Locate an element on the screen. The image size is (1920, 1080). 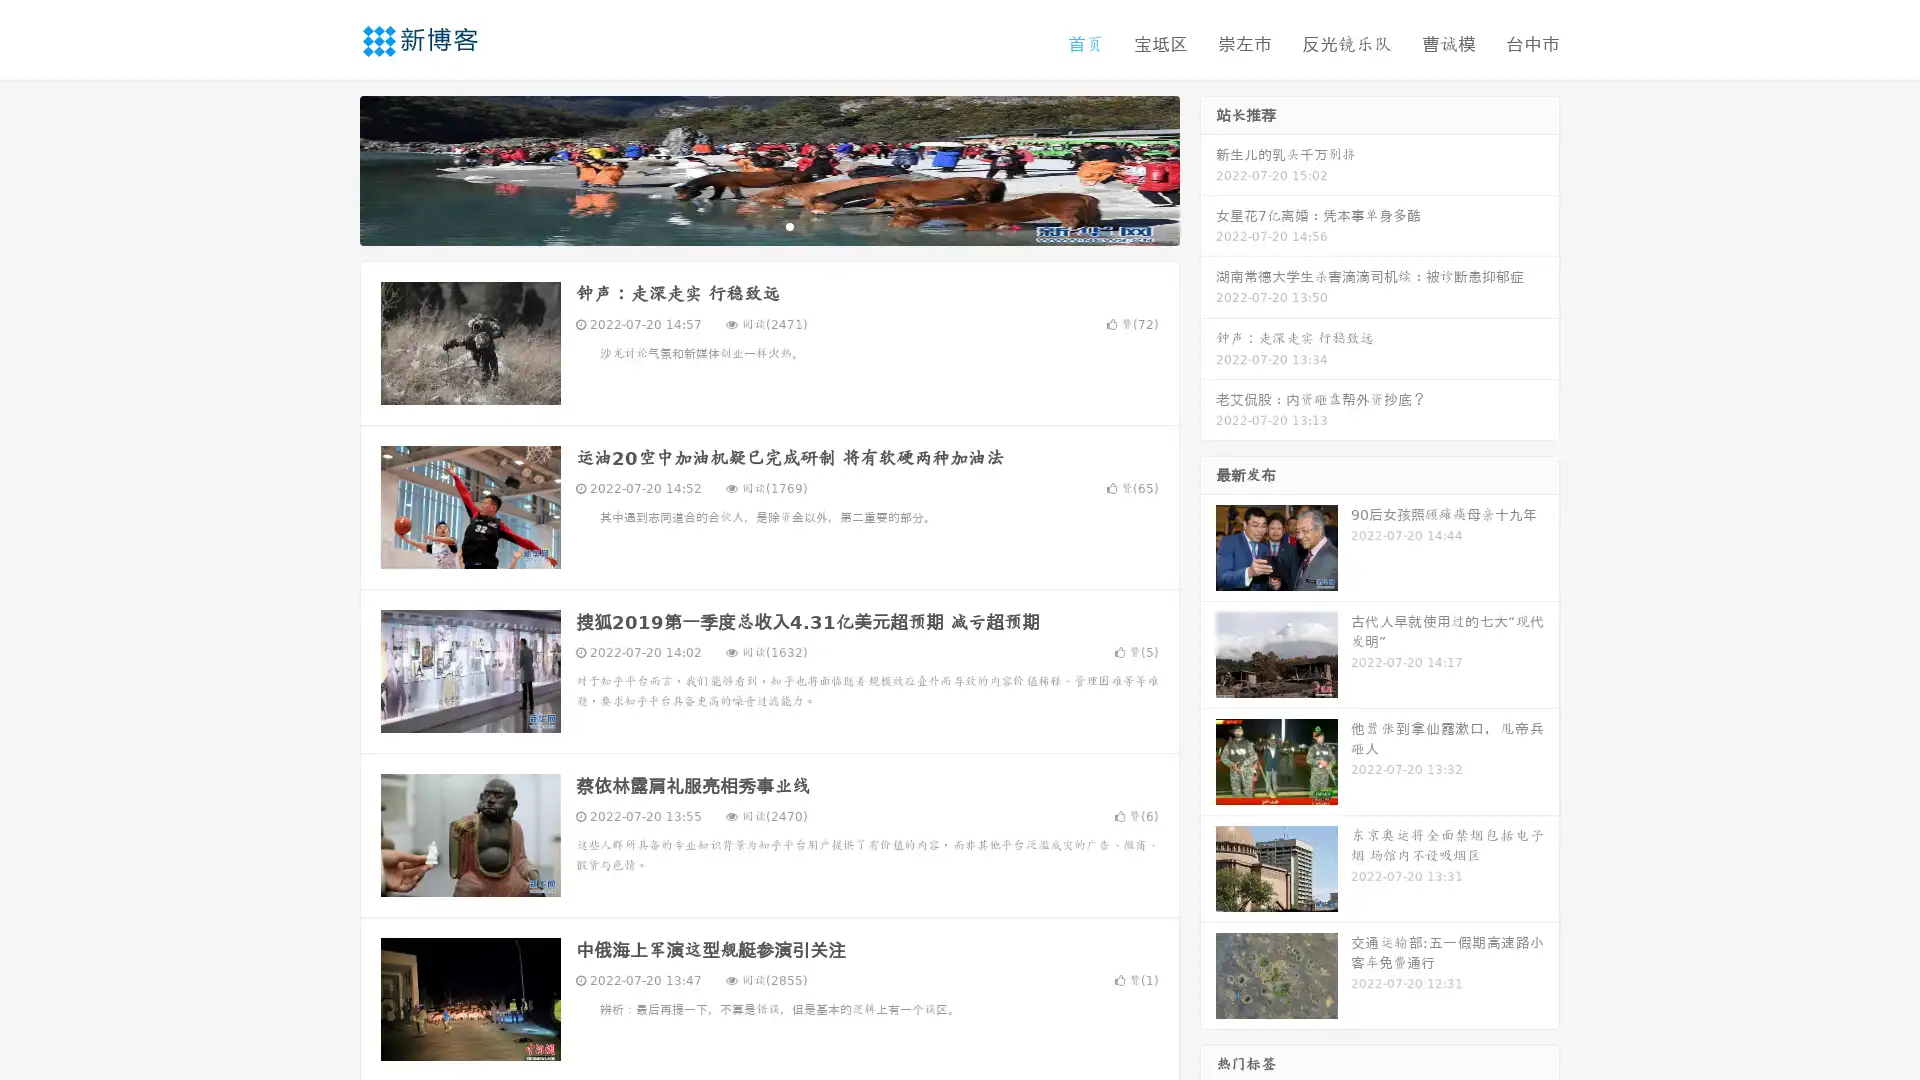
Next slide is located at coordinates (1208, 168).